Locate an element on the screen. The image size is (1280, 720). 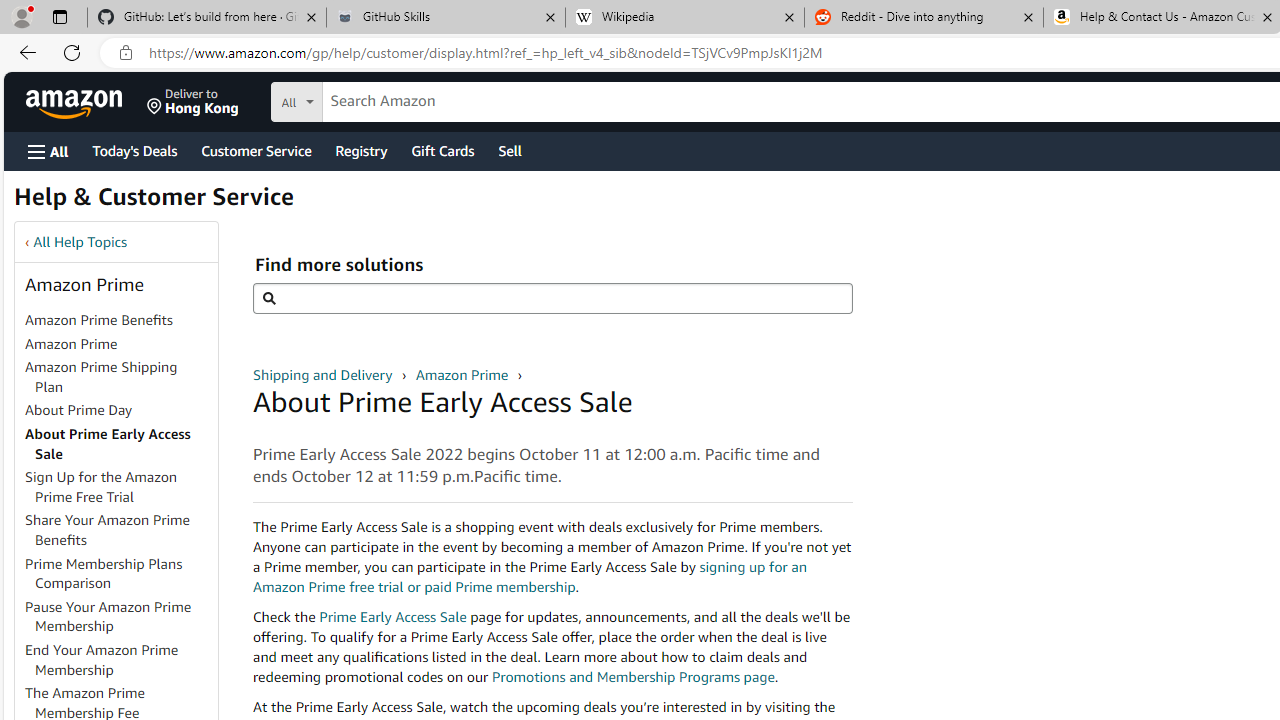
'Amazon Prime Benefits' is located at coordinates (98, 319).